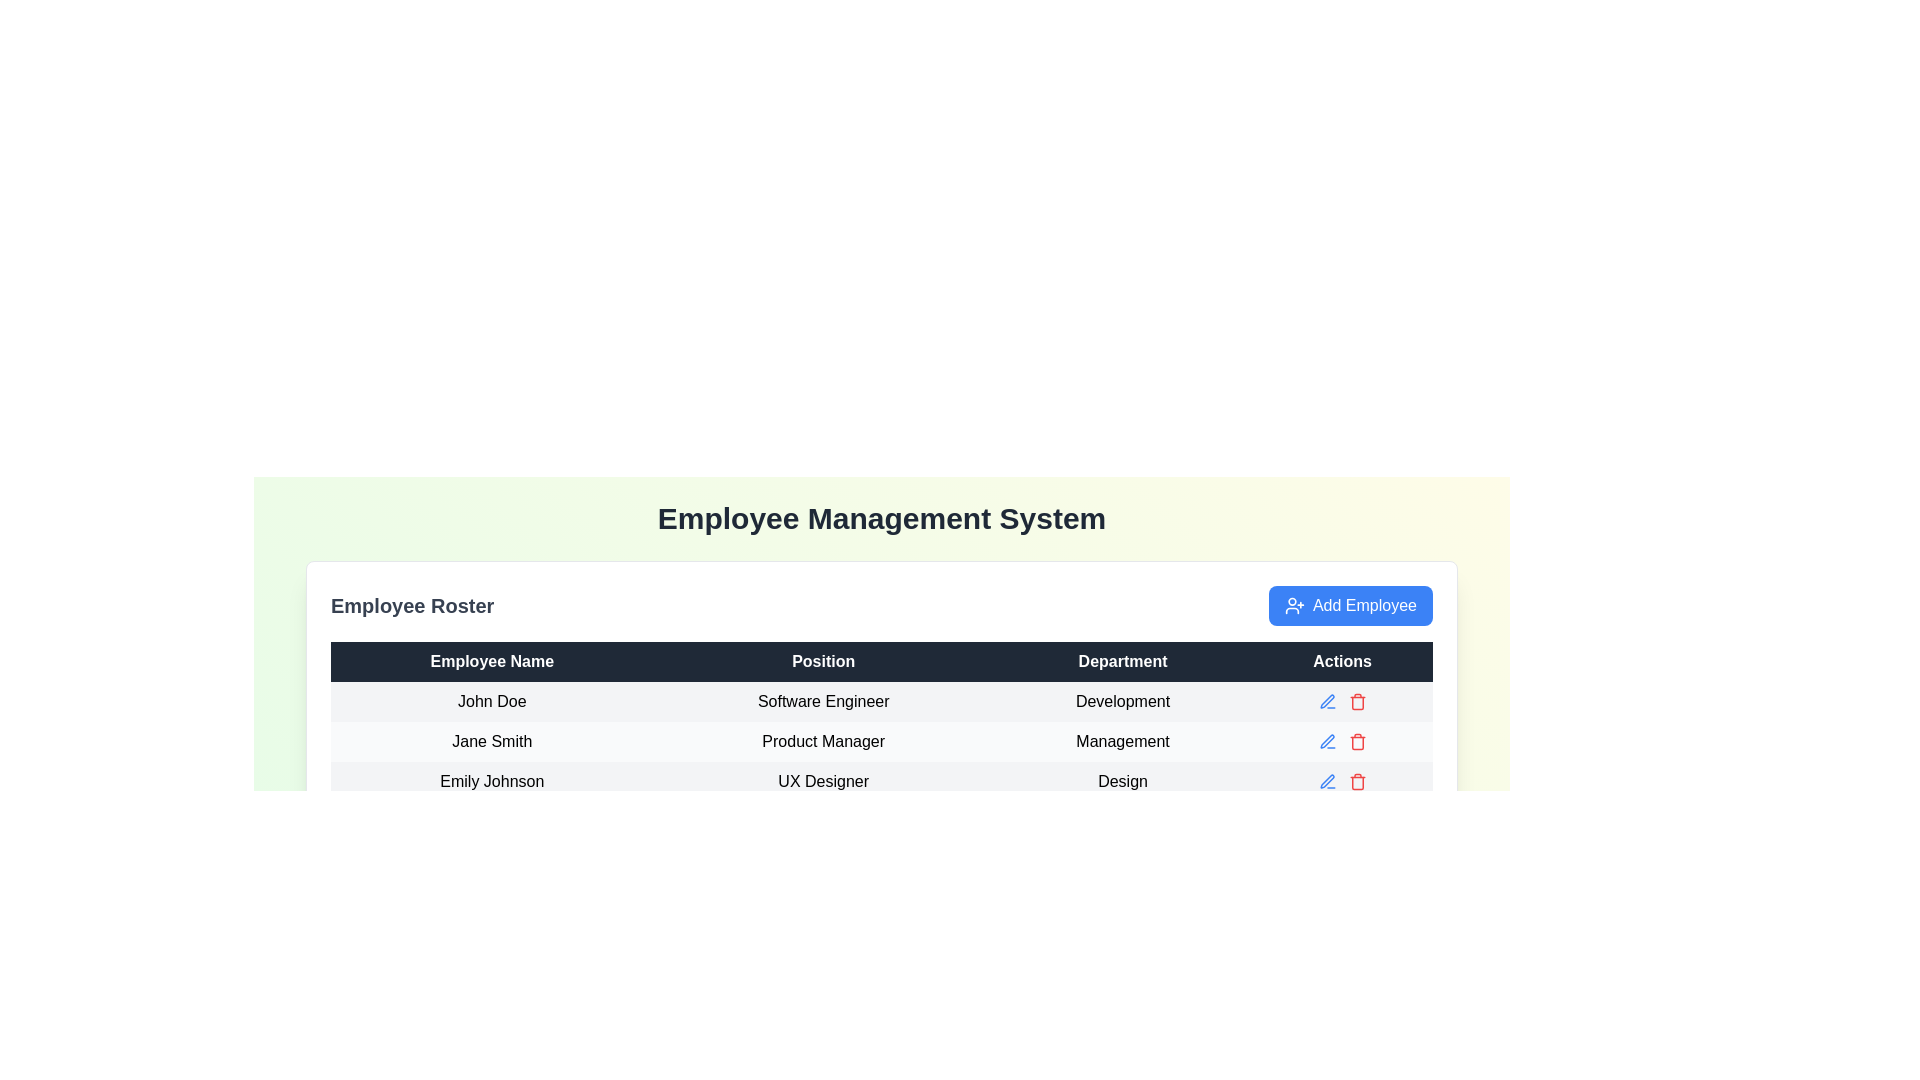 Image resolution: width=1920 pixels, height=1080 pixels. I want to click on the 'Department' table header cell, which is the third column header in the tabular interface, following 'Position' and preceding 'Actions', so click(1123, 662).